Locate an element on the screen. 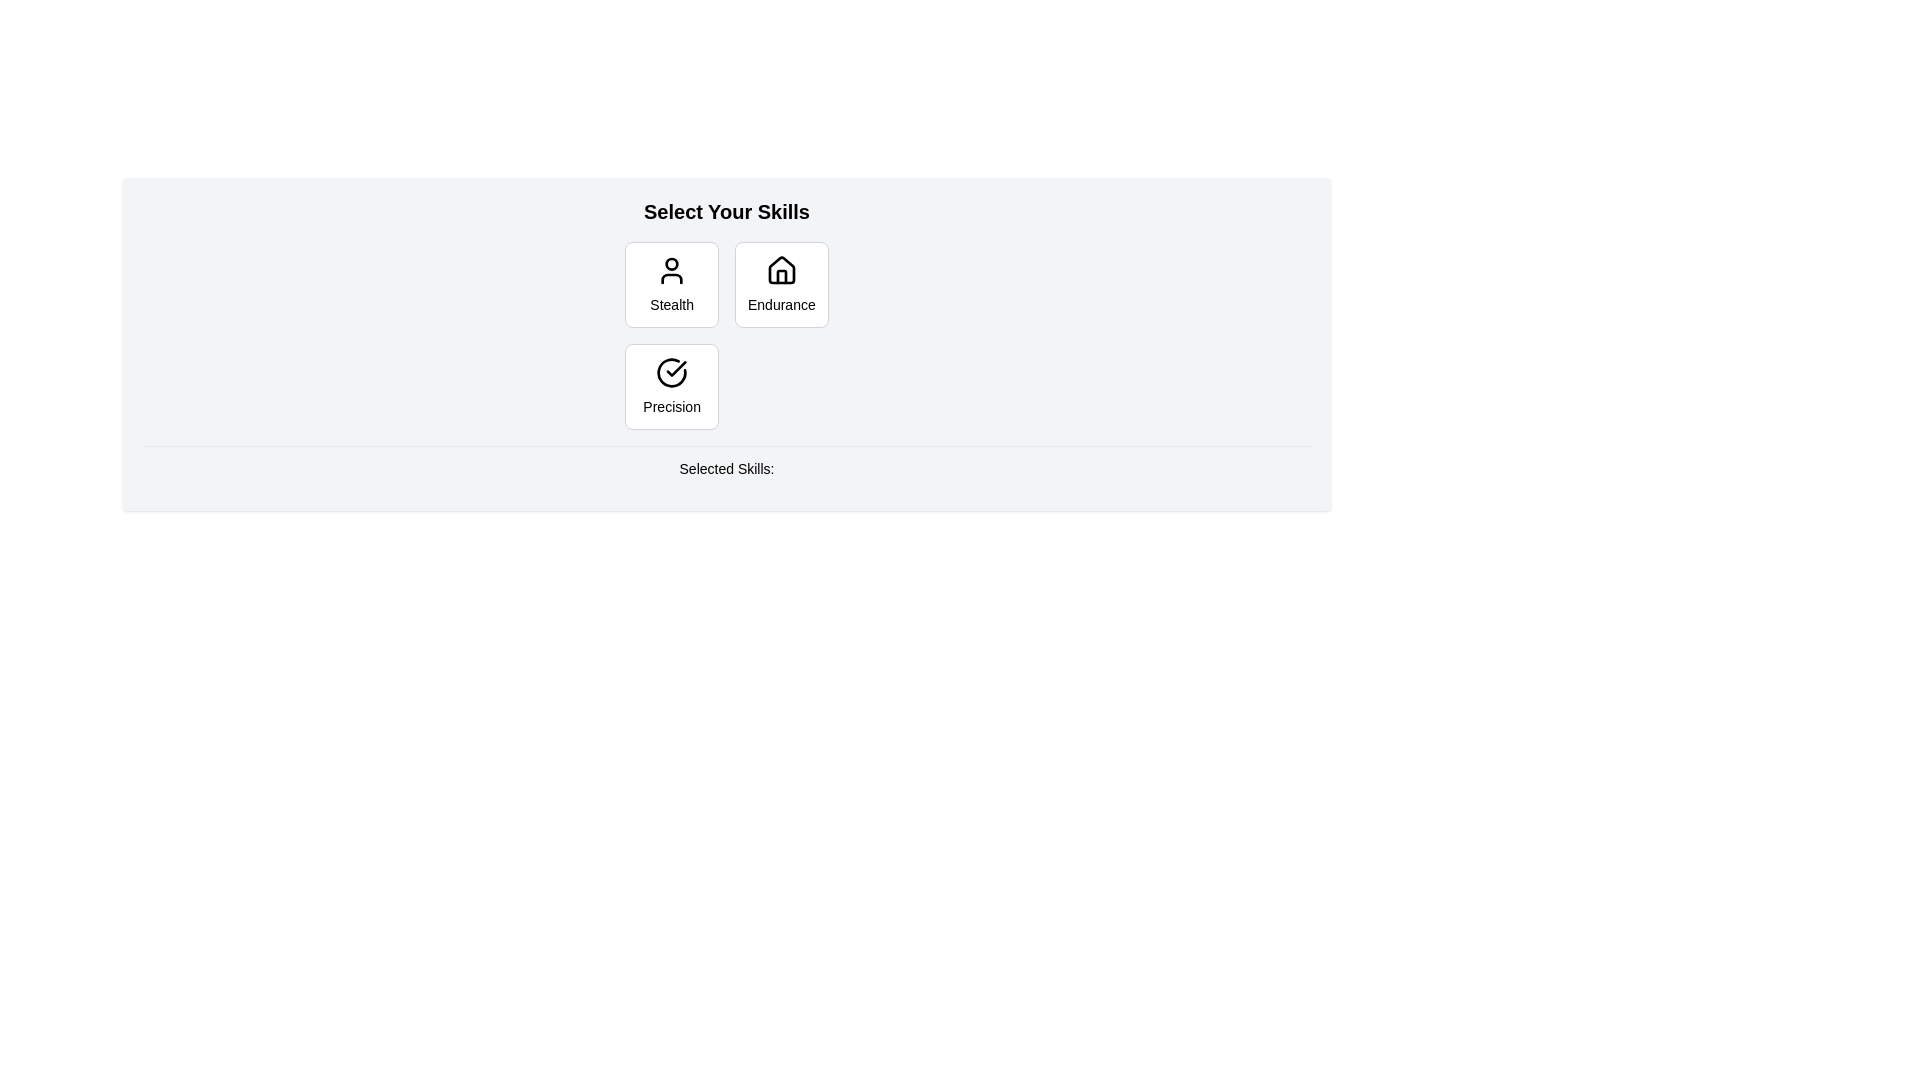 The image size is (1920, 1080). the 'Stealth' button located at the top-left corner of the selectable items grid to navigate is located at coordinates (672, 285).